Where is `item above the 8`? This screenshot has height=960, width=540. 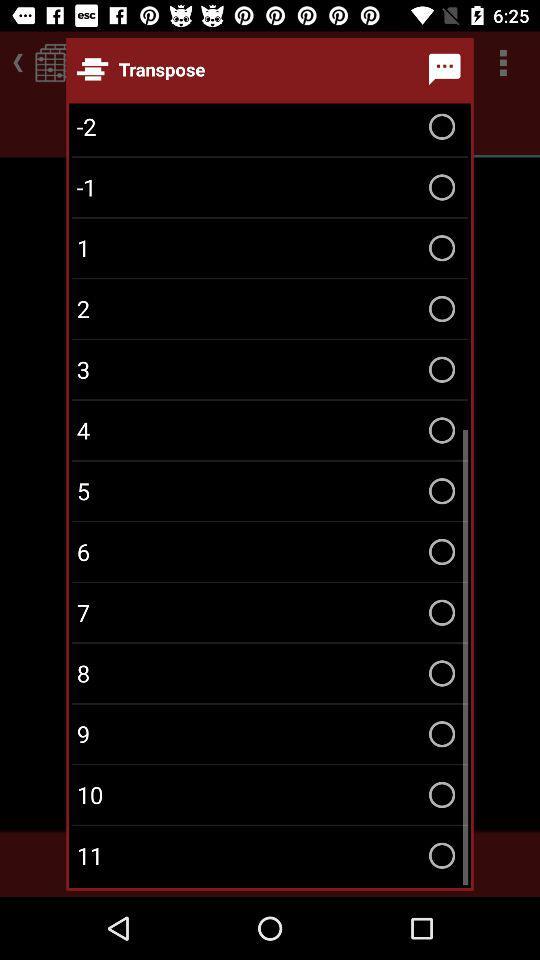
item above the 8 is located at coordinates (270, 611).